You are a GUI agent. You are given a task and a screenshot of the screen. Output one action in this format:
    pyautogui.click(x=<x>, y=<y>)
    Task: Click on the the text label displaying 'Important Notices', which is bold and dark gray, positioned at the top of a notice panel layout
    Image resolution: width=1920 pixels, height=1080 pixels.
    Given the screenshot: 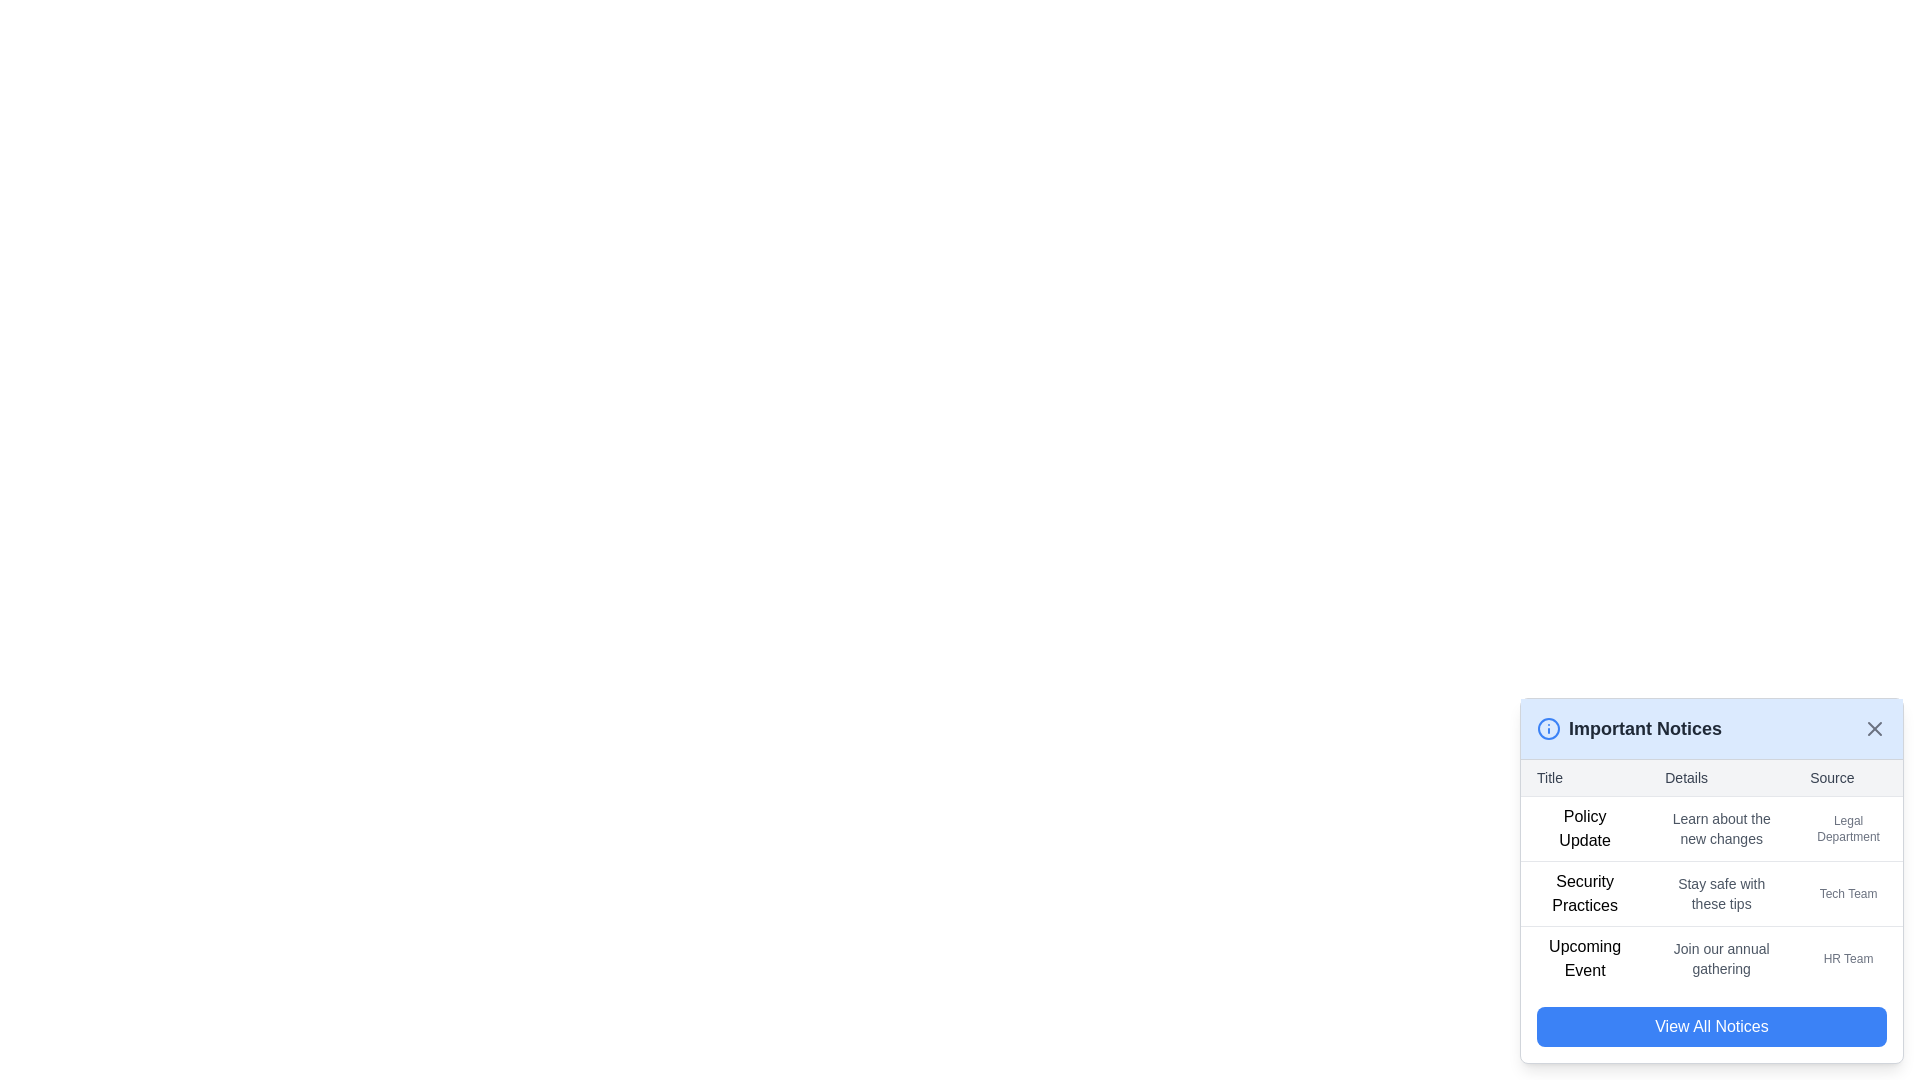 What is the action you would take?
    pyautogui.click(x=1645, y=729)
    